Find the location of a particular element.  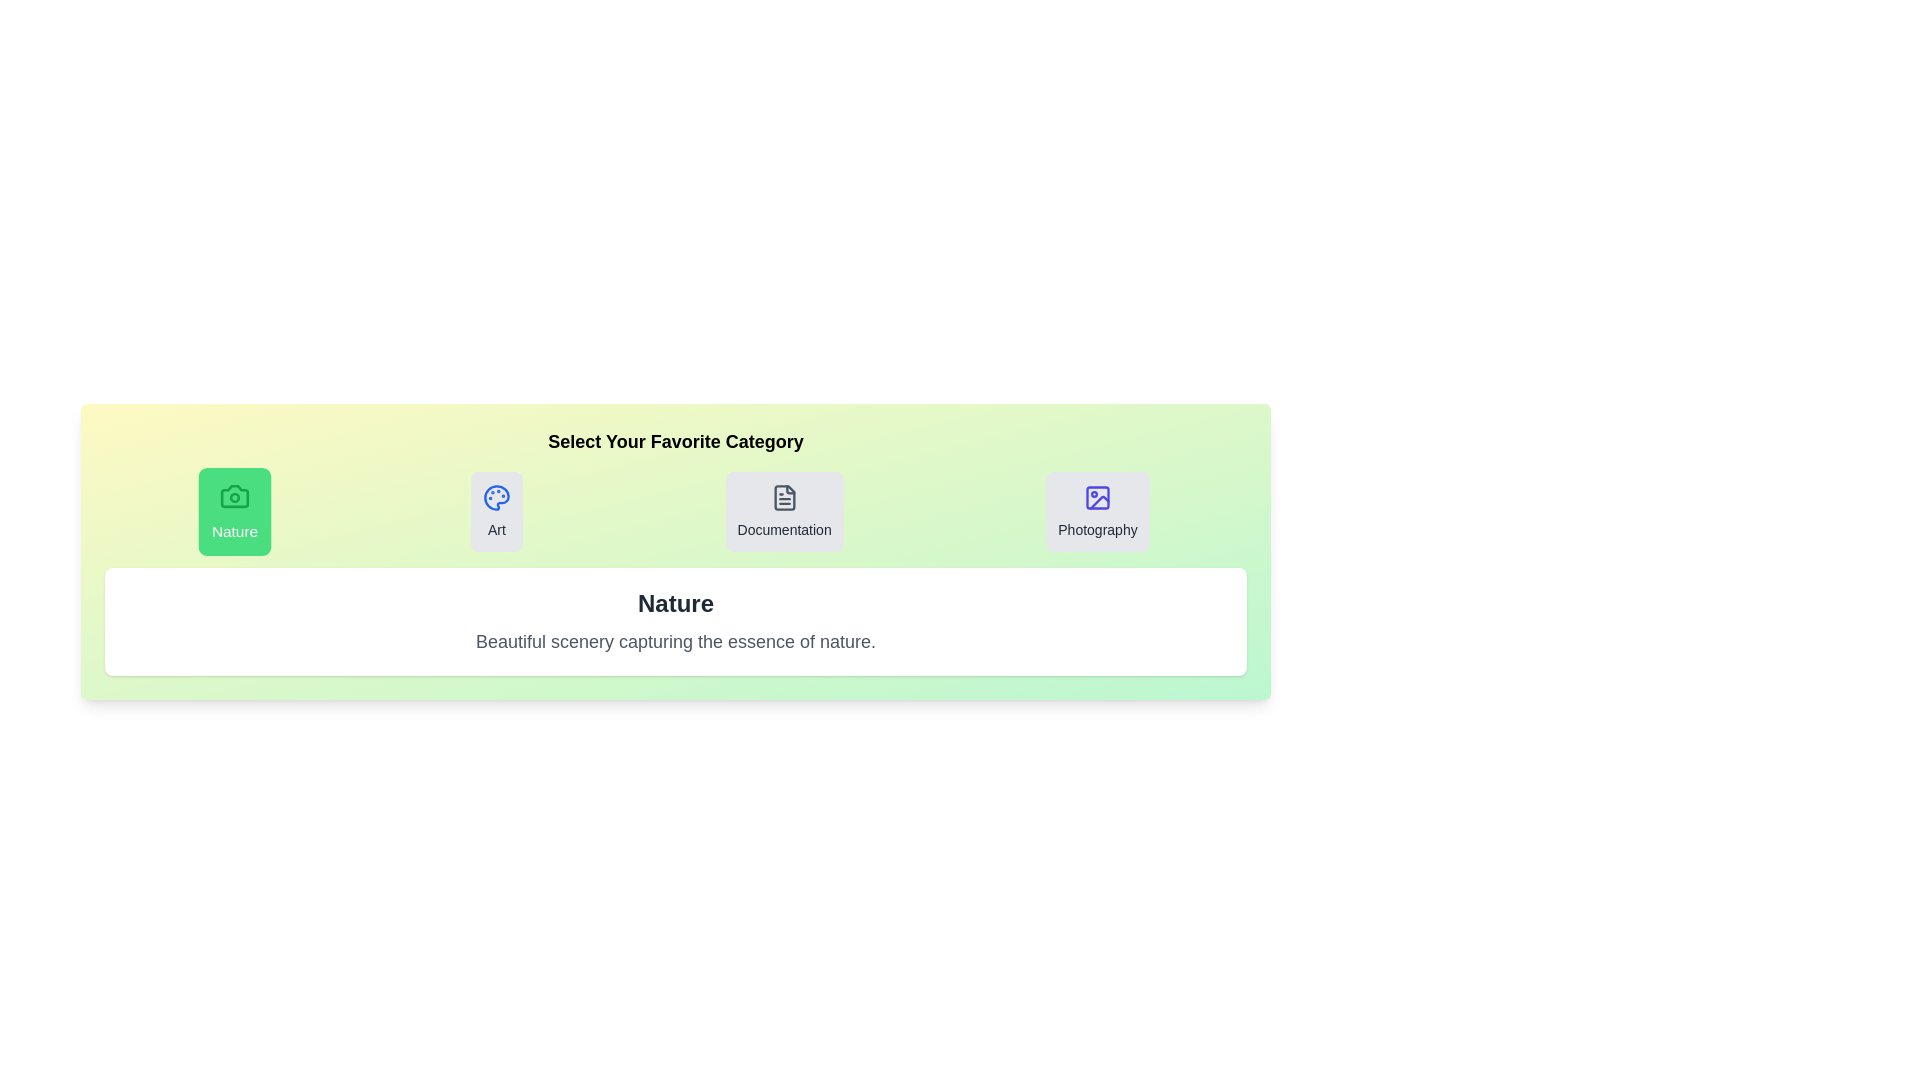

the 'Documentation' category tab is located at coordinates (783, 511).